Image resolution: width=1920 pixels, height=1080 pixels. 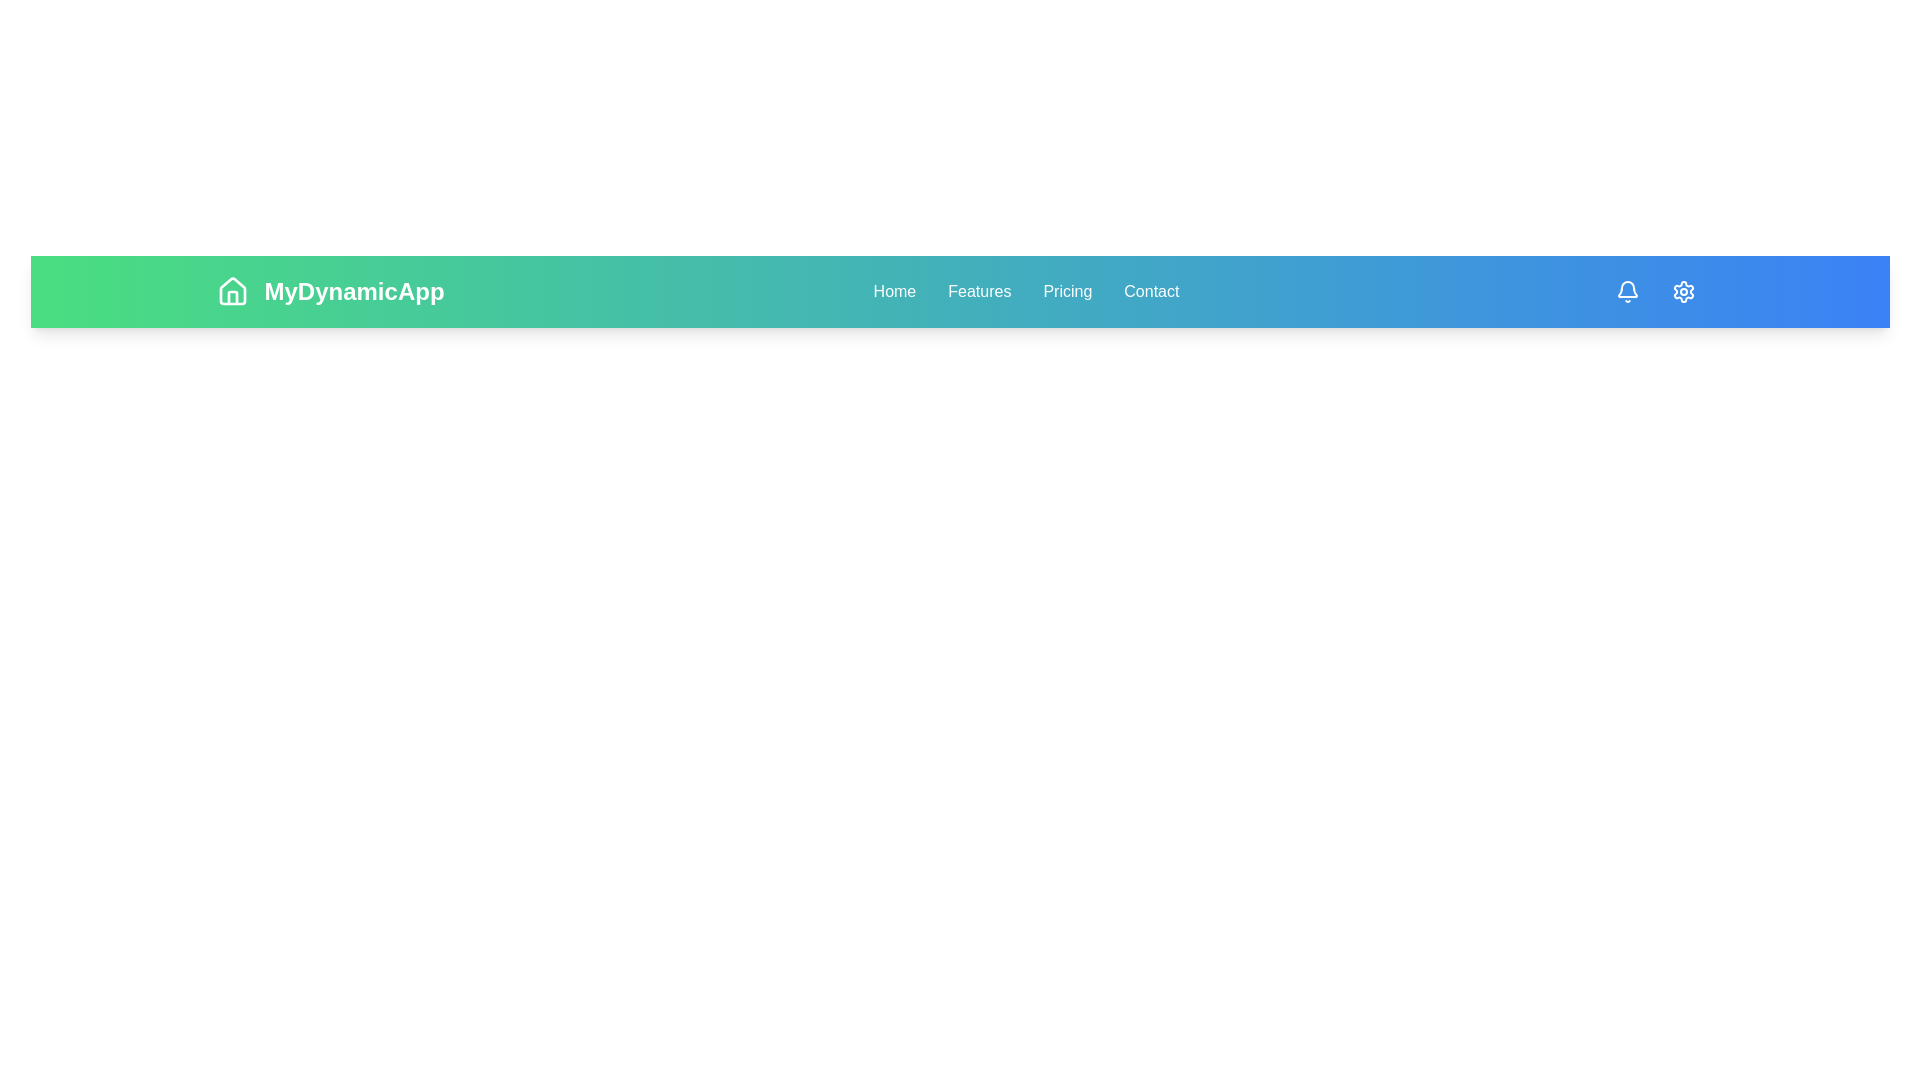 What do you see at coordinates (1151, 292) in the screenshot?
I see `the link labeled Contact to observe its hover style` at bounding box center [1151, 292].